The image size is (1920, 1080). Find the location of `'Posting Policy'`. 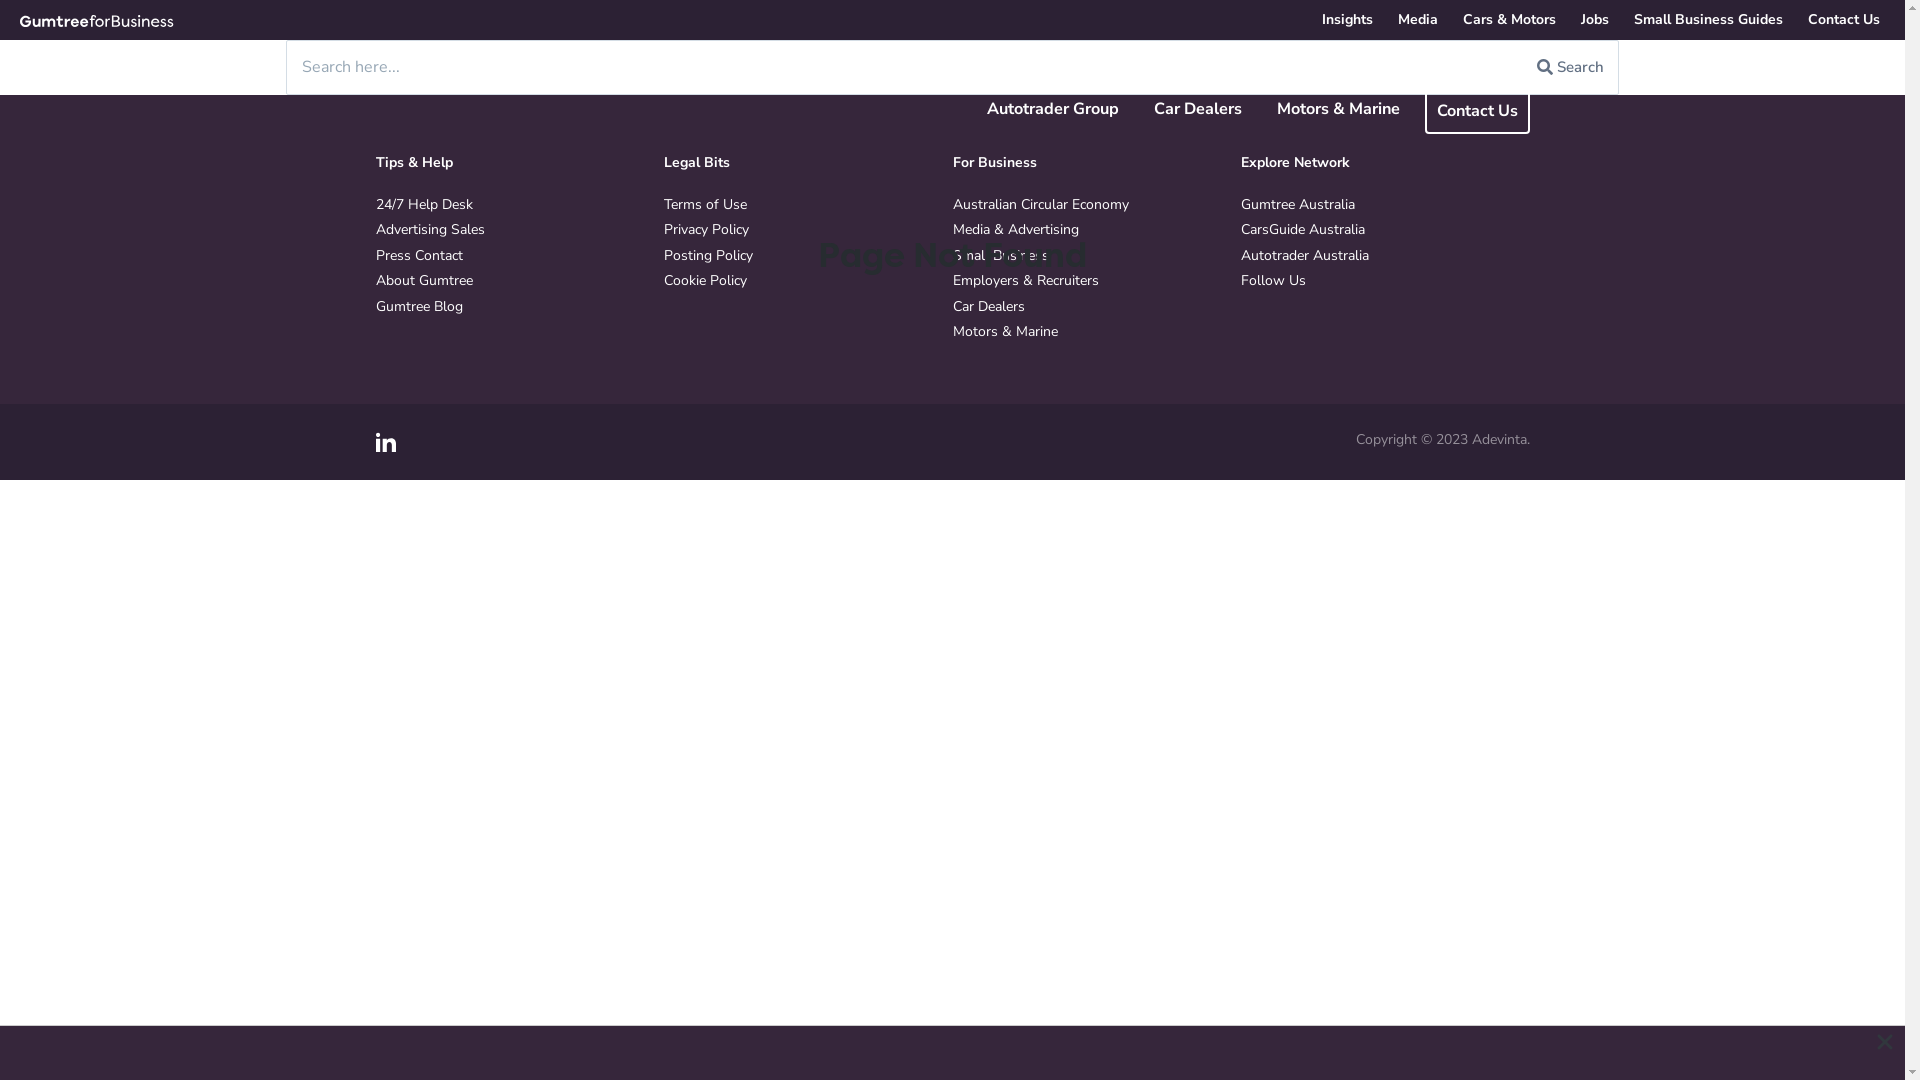

'Posting Policy' is located at coordinates (708, 254).